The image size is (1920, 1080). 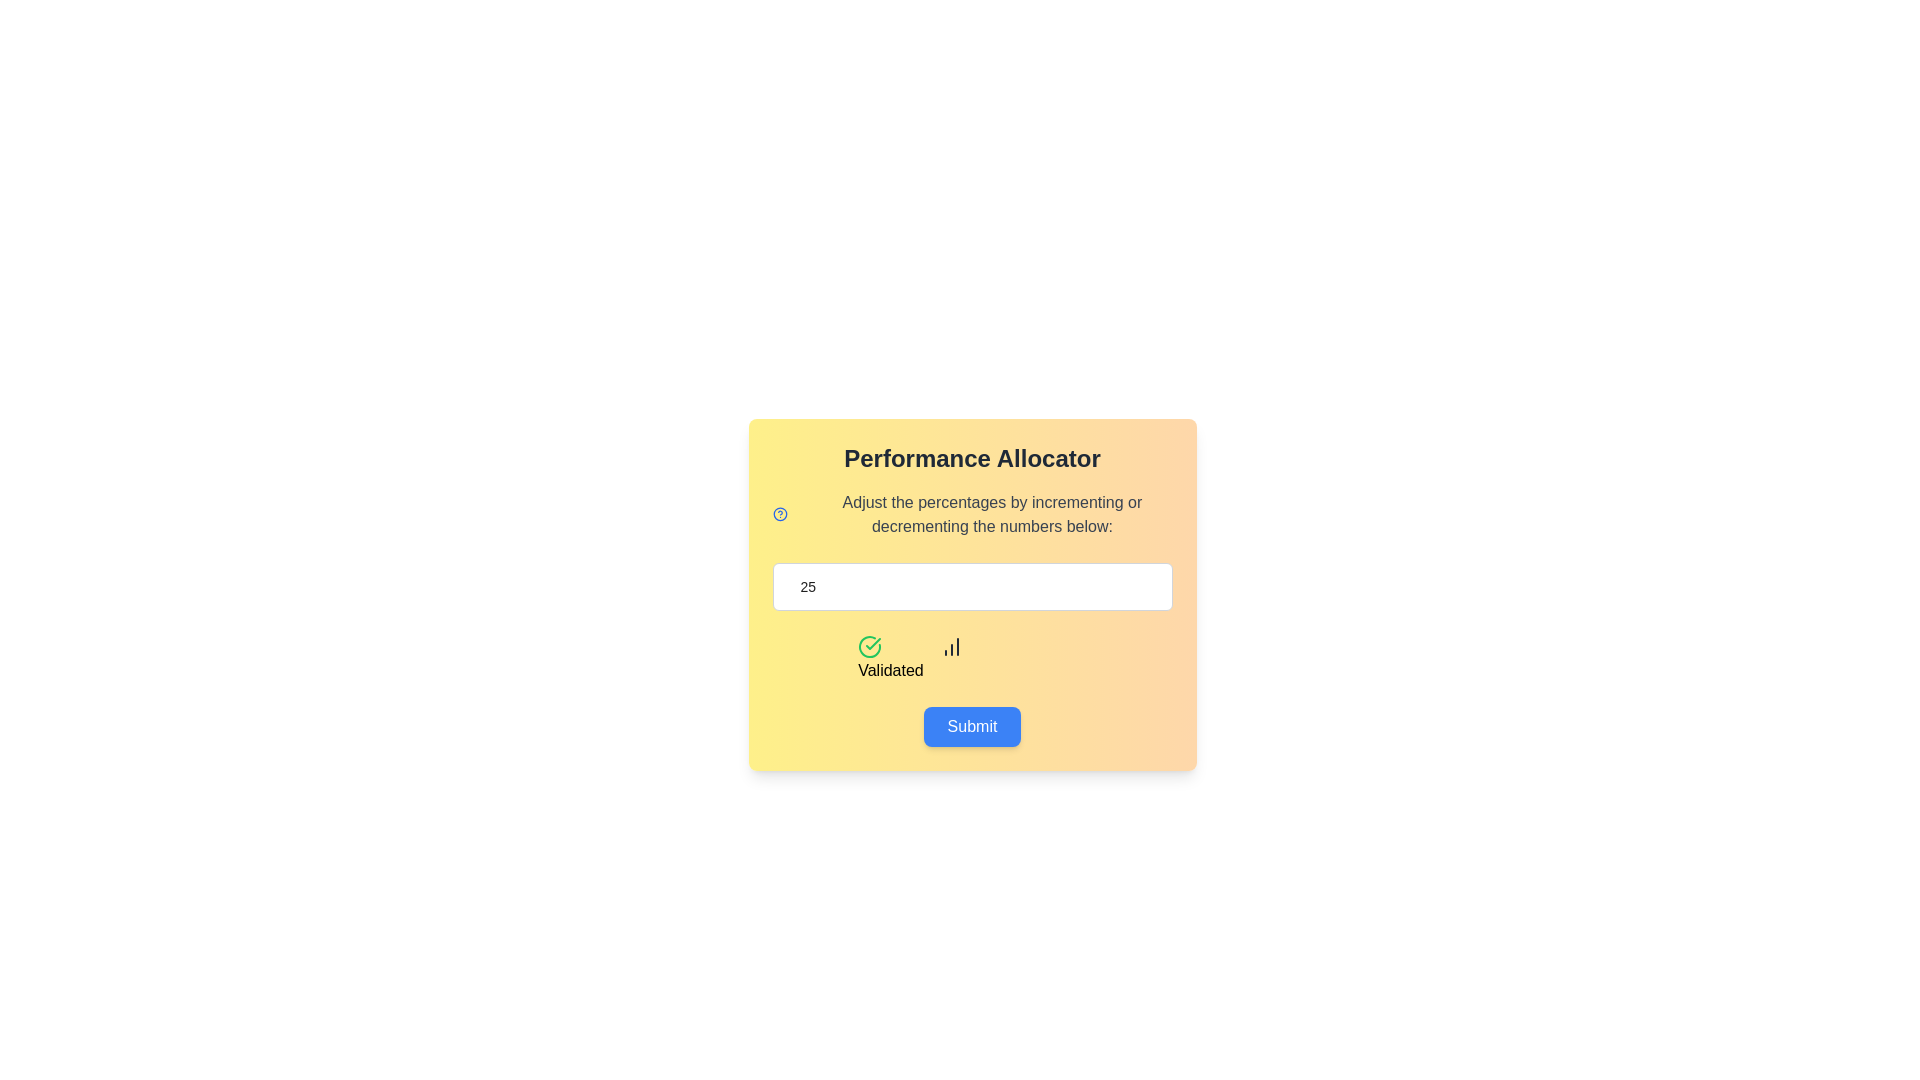 What do you see at coordinates (889, 671) in the screenshot?
I see `the Text Label that indicates successful validation, located in the lower-left region of the main form panel, below the input field labeled '25'` at bounding box center [889, 671].